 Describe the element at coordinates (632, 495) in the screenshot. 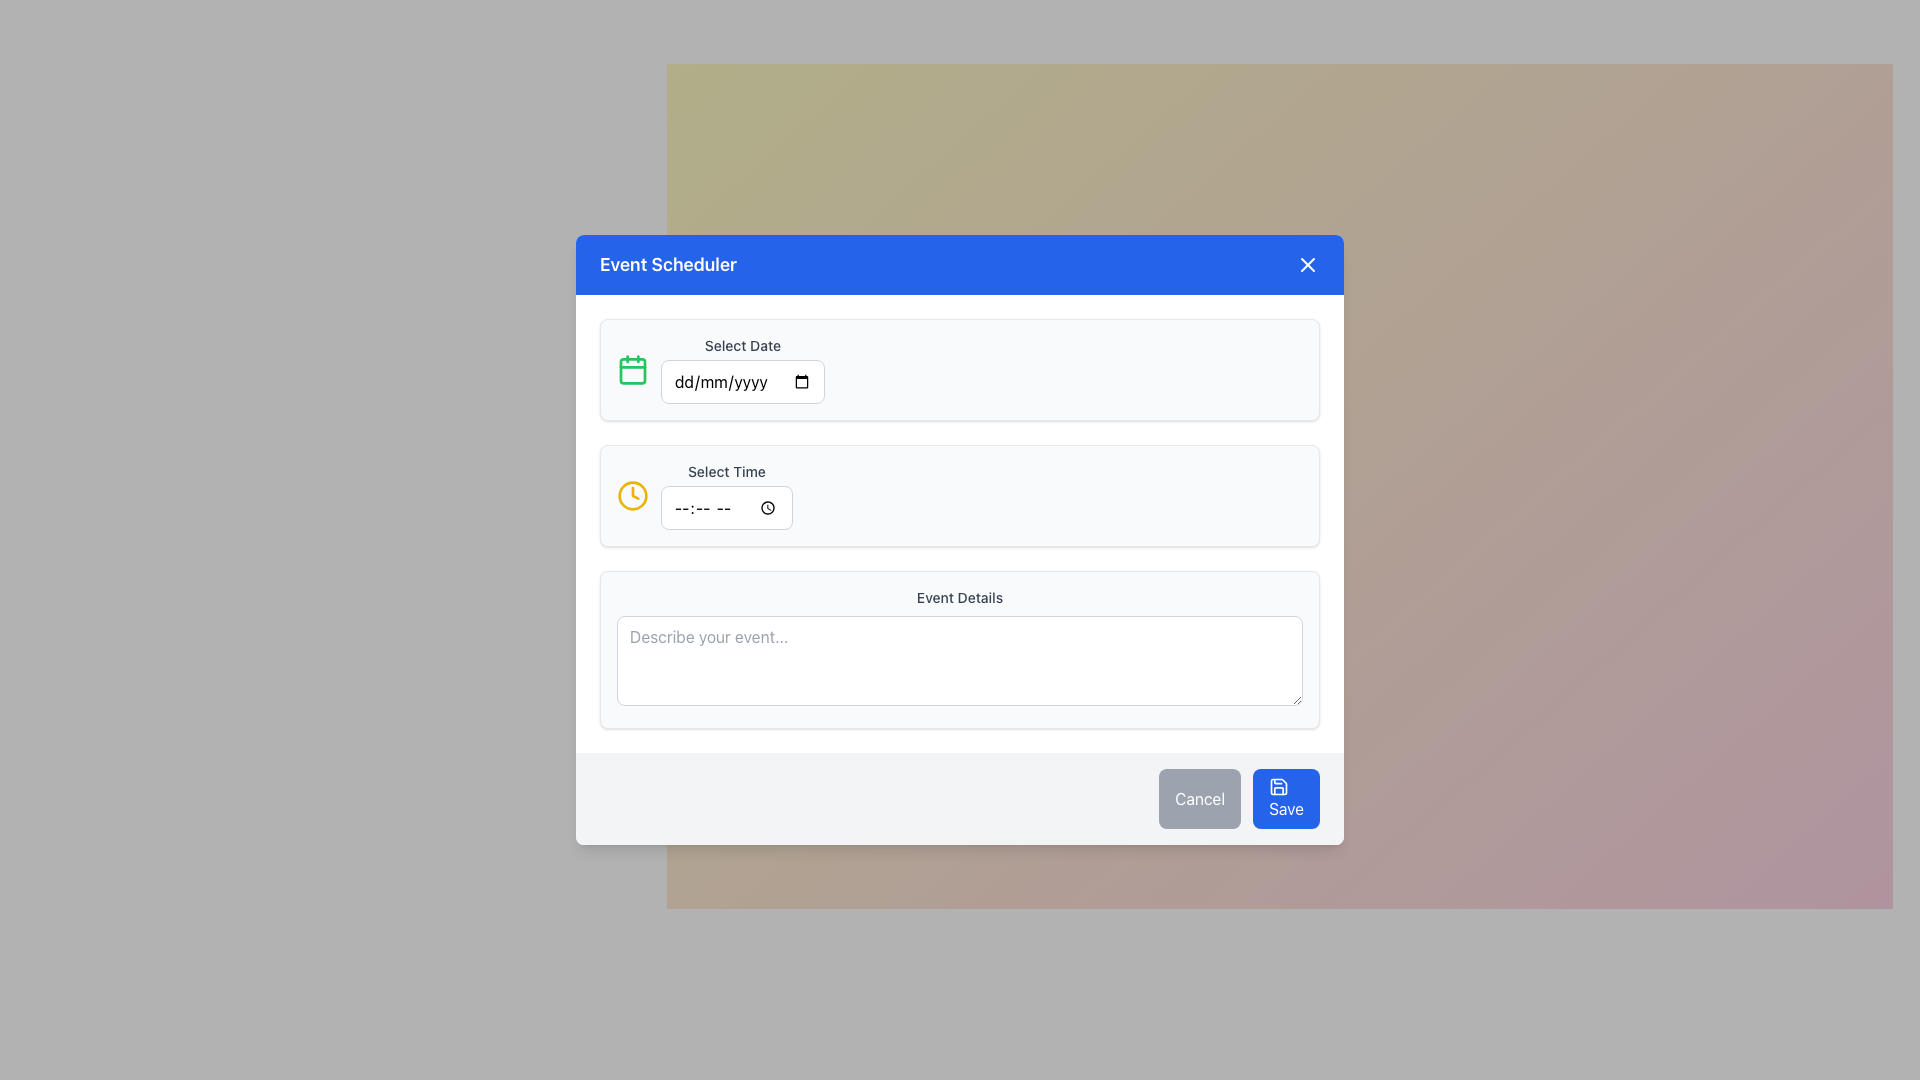

I see `the clock icon located to the left of the 'Select Time' text within the rounded rectangle section titled 'Select Time' for auxiliary actions` at that location.